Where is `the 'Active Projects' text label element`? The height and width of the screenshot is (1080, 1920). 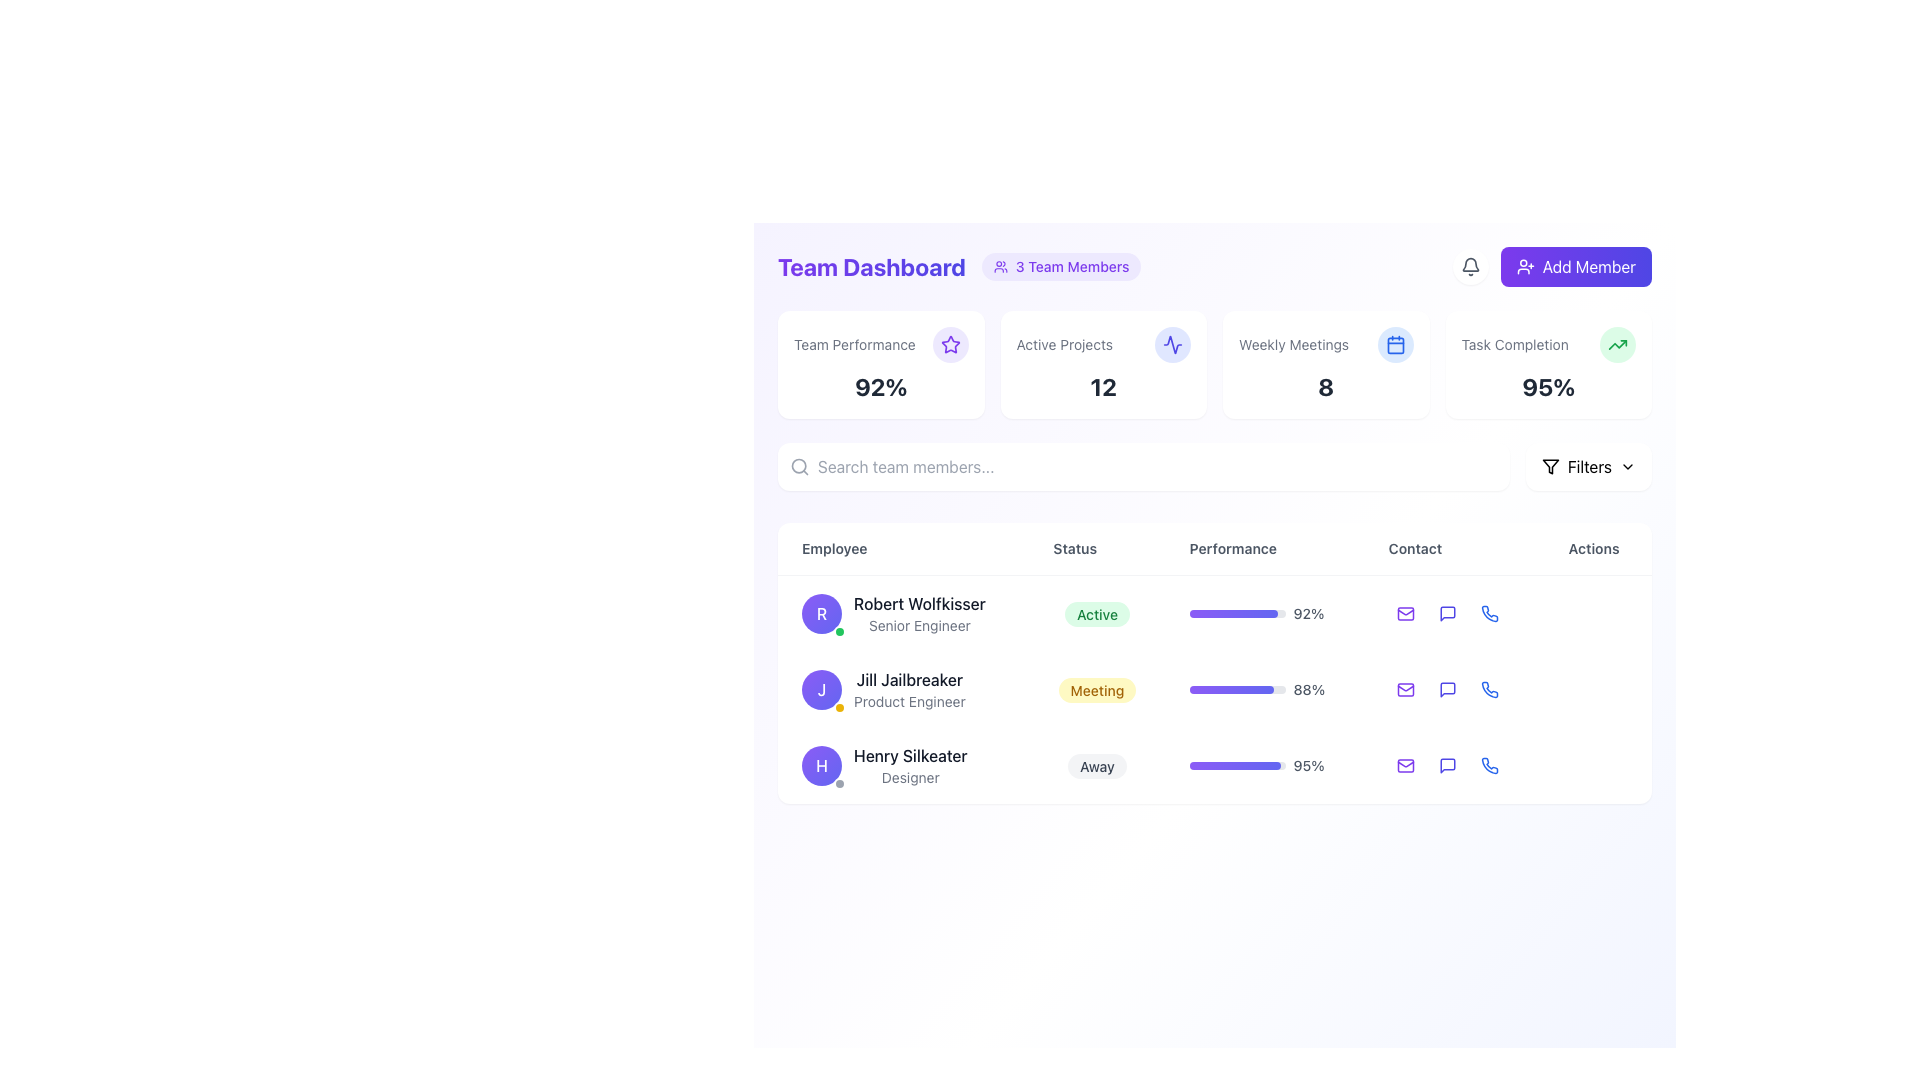
the 'Active Projects' text label element is located at coordinates (1102, 343).